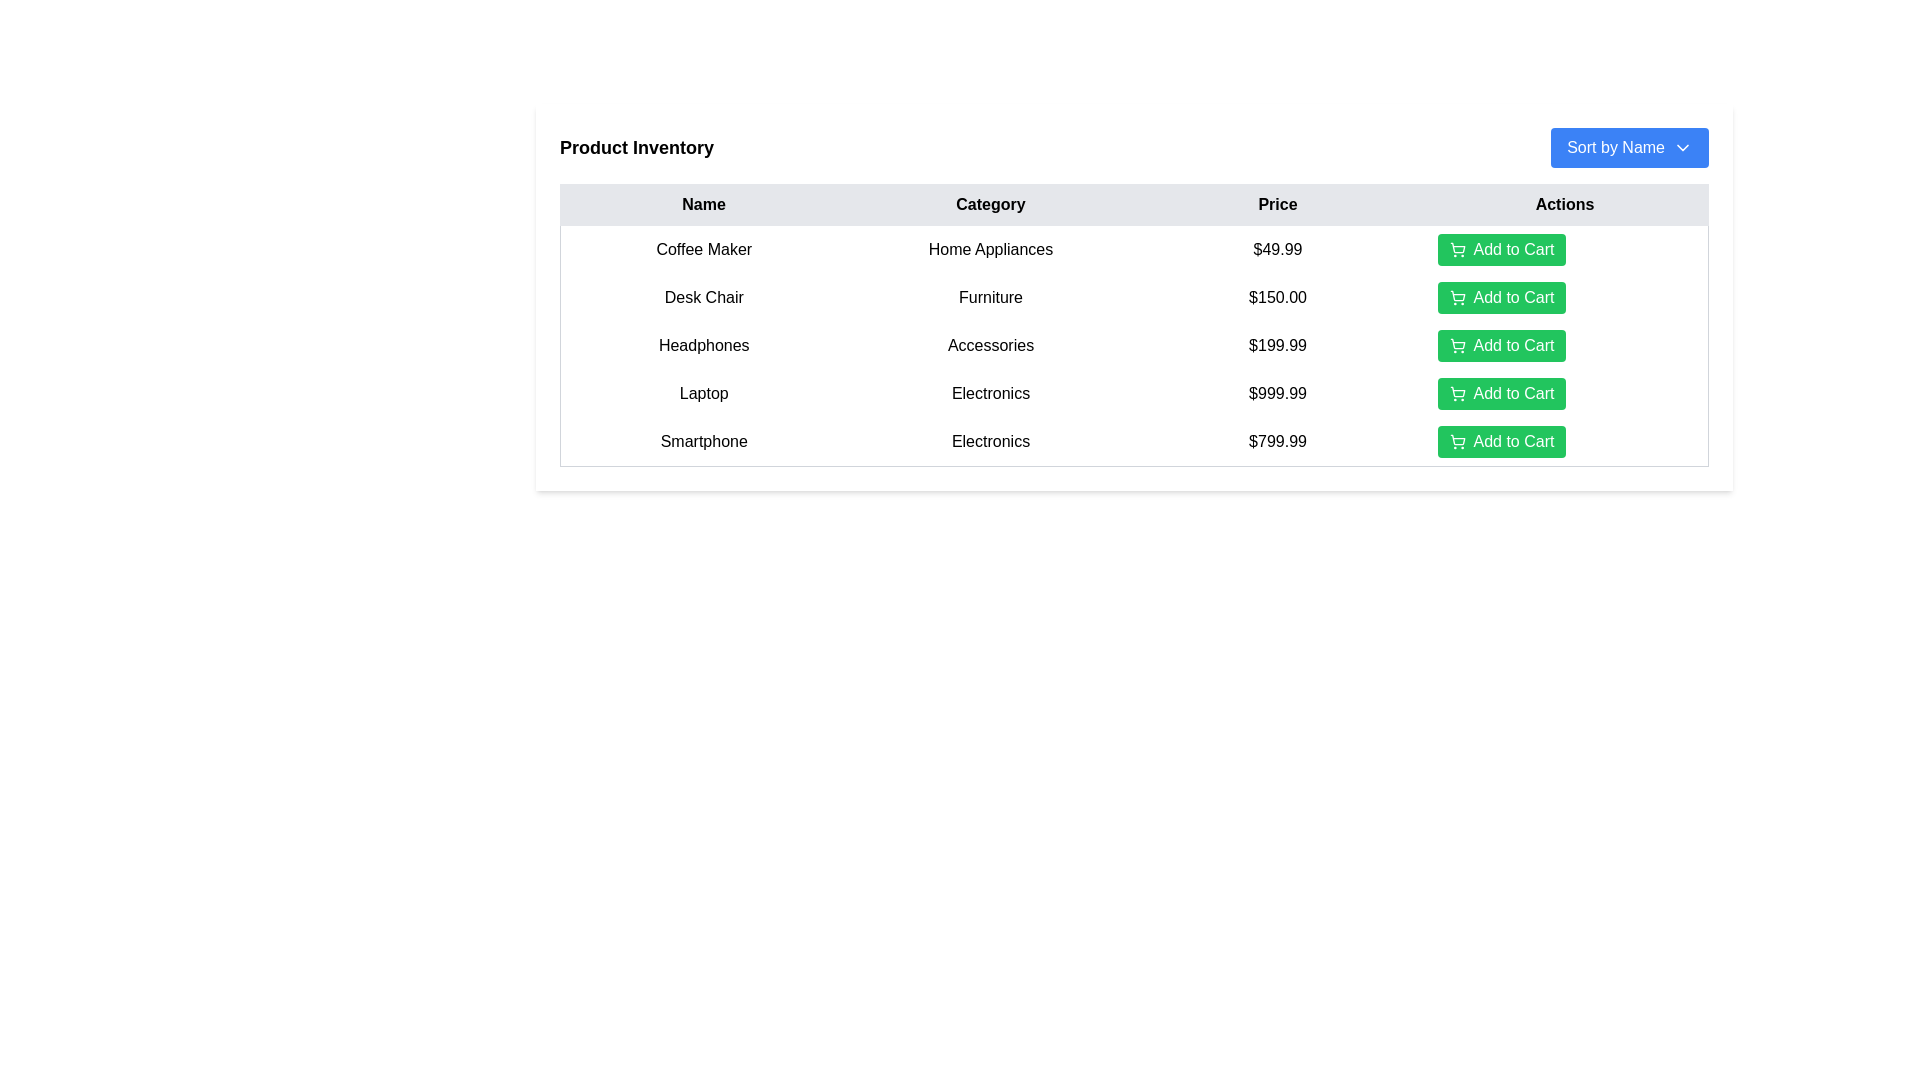 The height and width of the screenshot is (1080, 1920). I want to click on the last table row displaying the product 'Smartphone' in the 'Product Inventory' section, so click(1134, 441).